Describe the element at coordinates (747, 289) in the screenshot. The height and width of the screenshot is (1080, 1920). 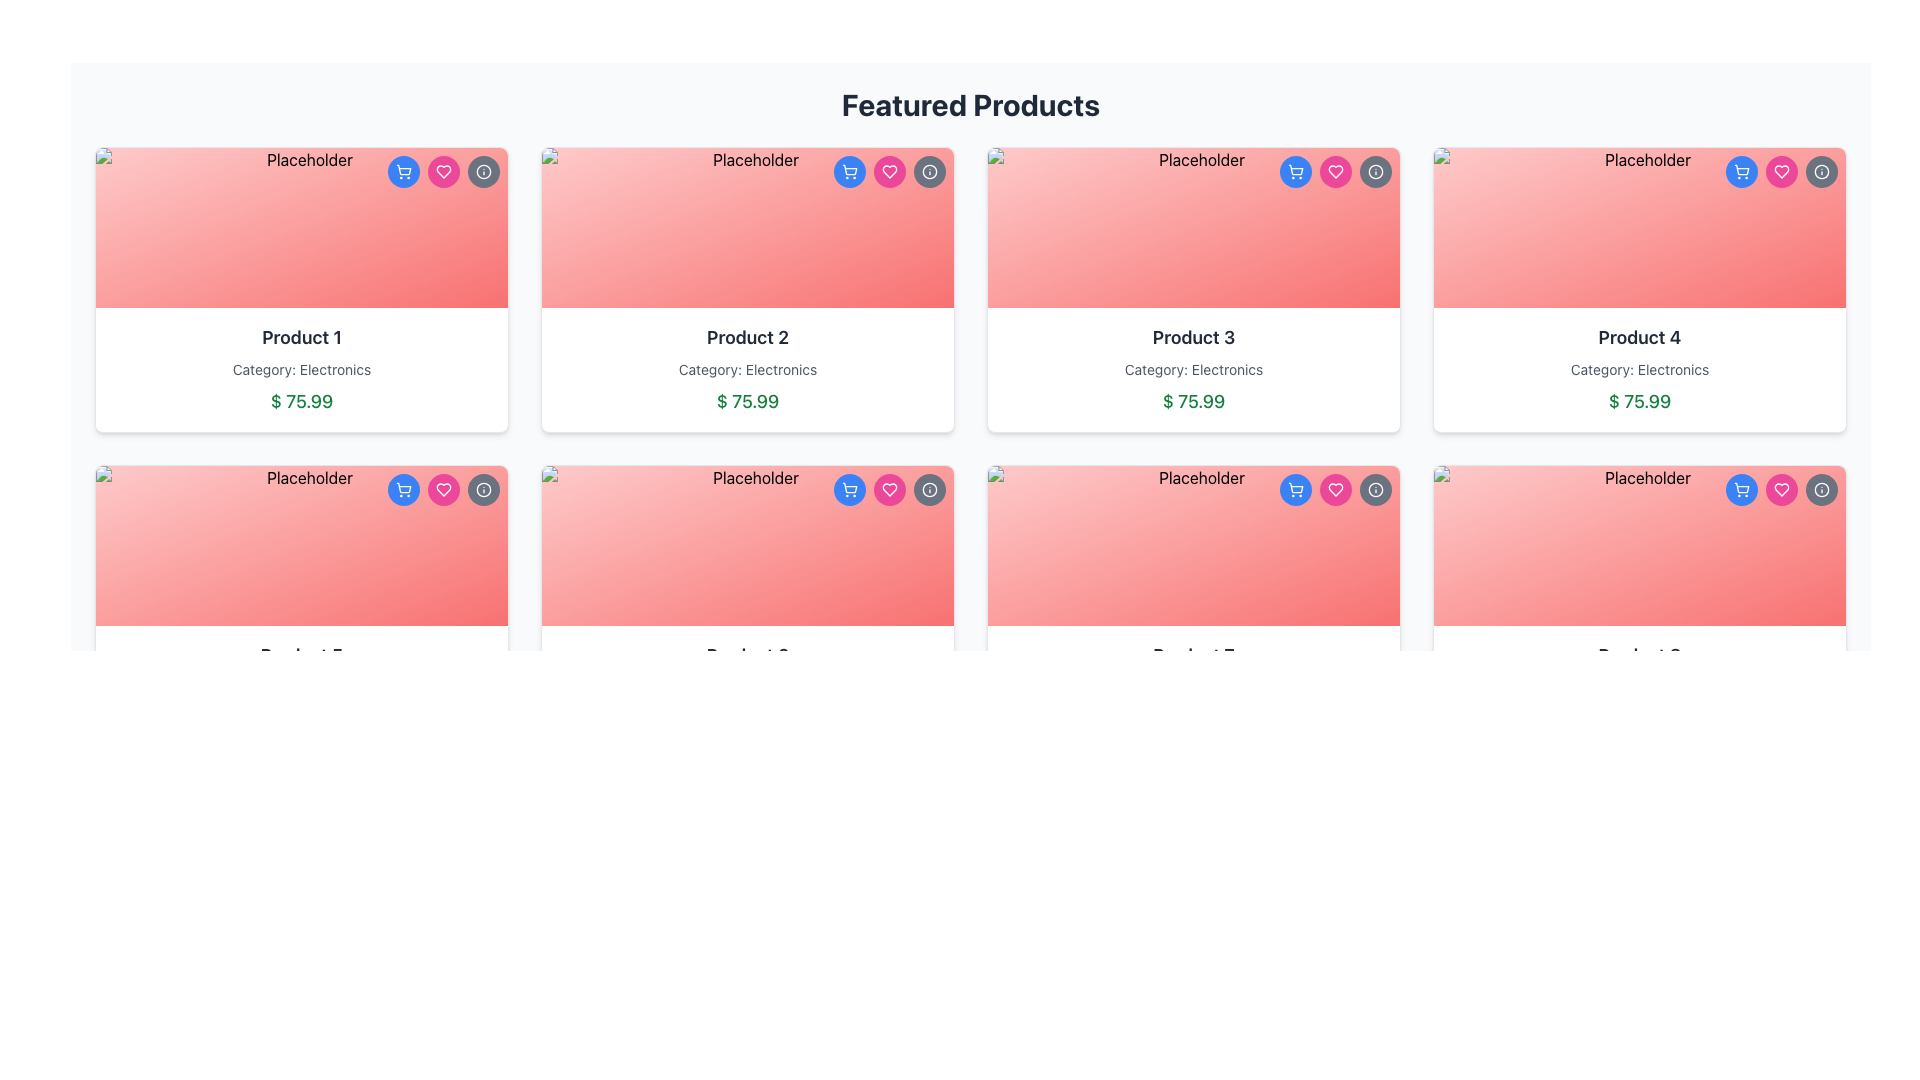
I see `the second Card UI Component in the product grid, which displays product information` at that location.